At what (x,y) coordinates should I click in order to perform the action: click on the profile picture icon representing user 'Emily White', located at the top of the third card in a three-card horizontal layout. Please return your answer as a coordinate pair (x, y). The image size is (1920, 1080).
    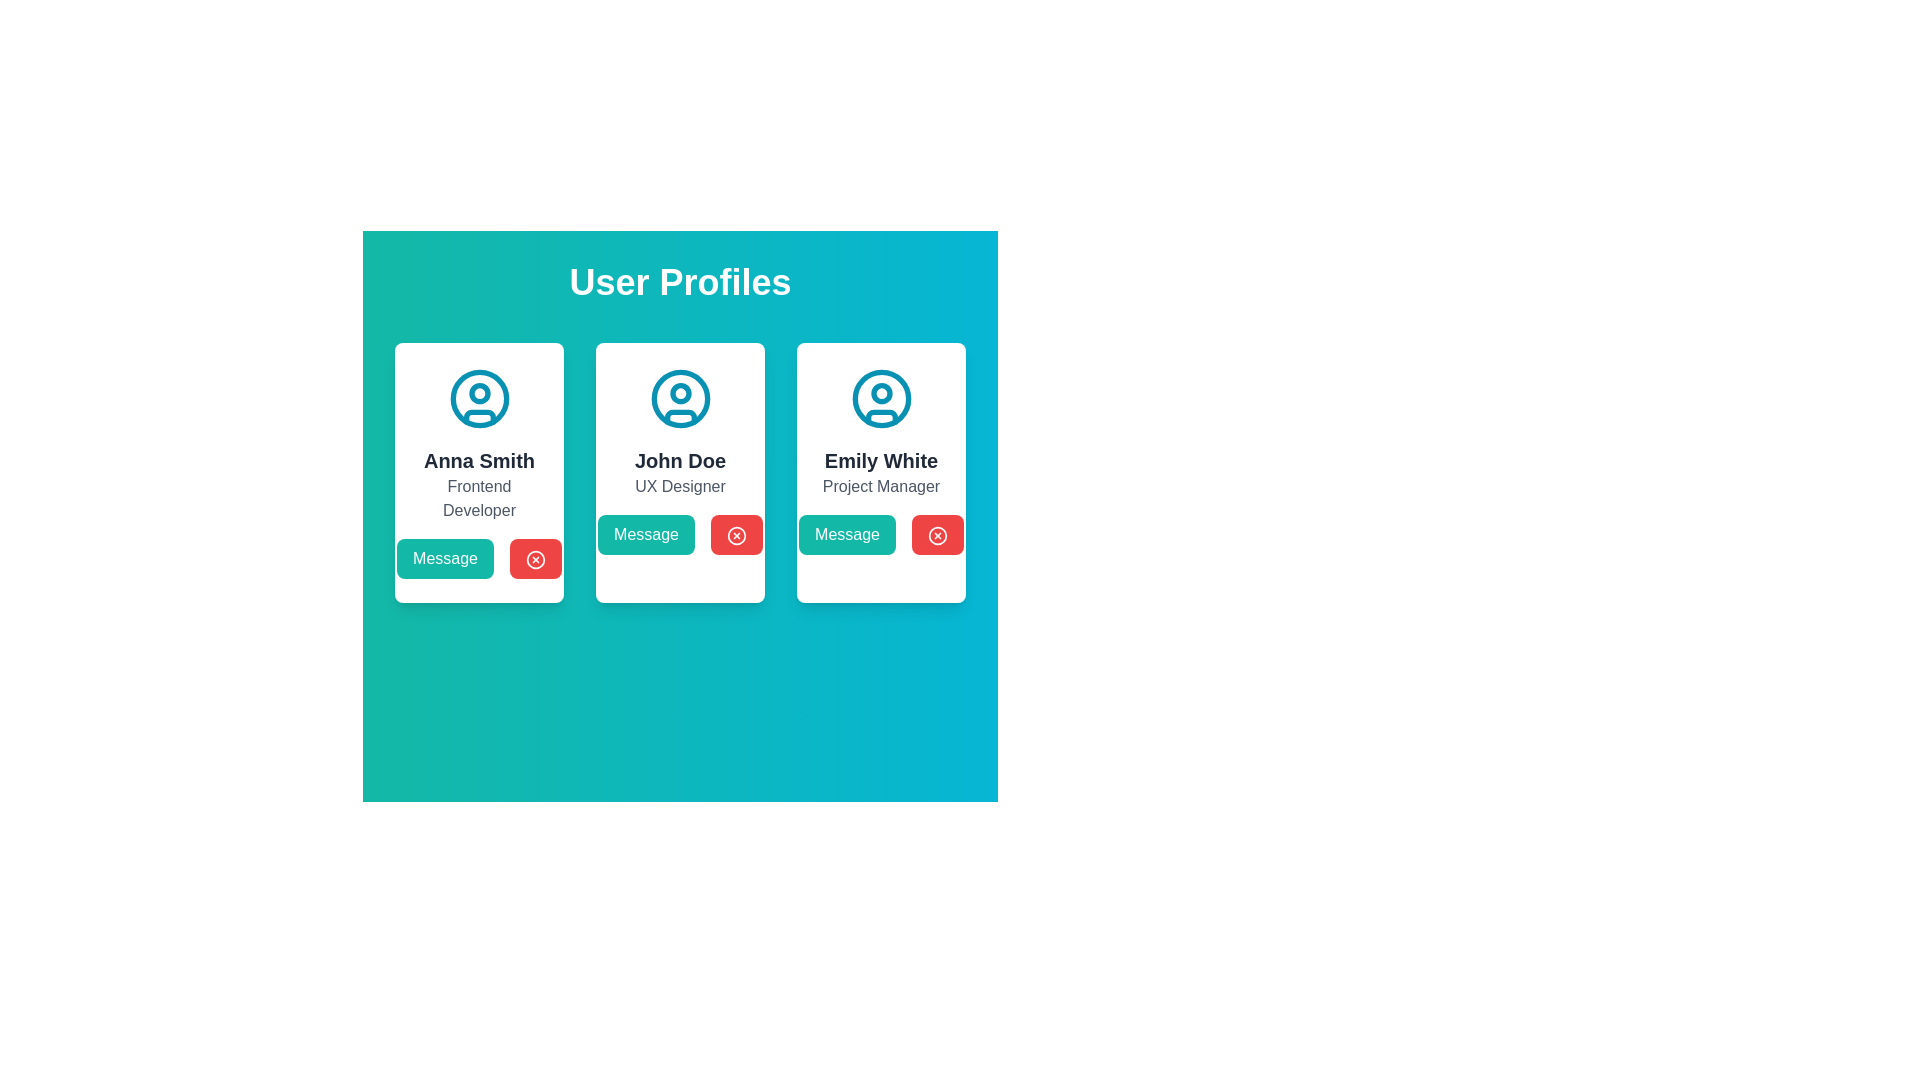
    Looking at the image, I should click on (880, 398).